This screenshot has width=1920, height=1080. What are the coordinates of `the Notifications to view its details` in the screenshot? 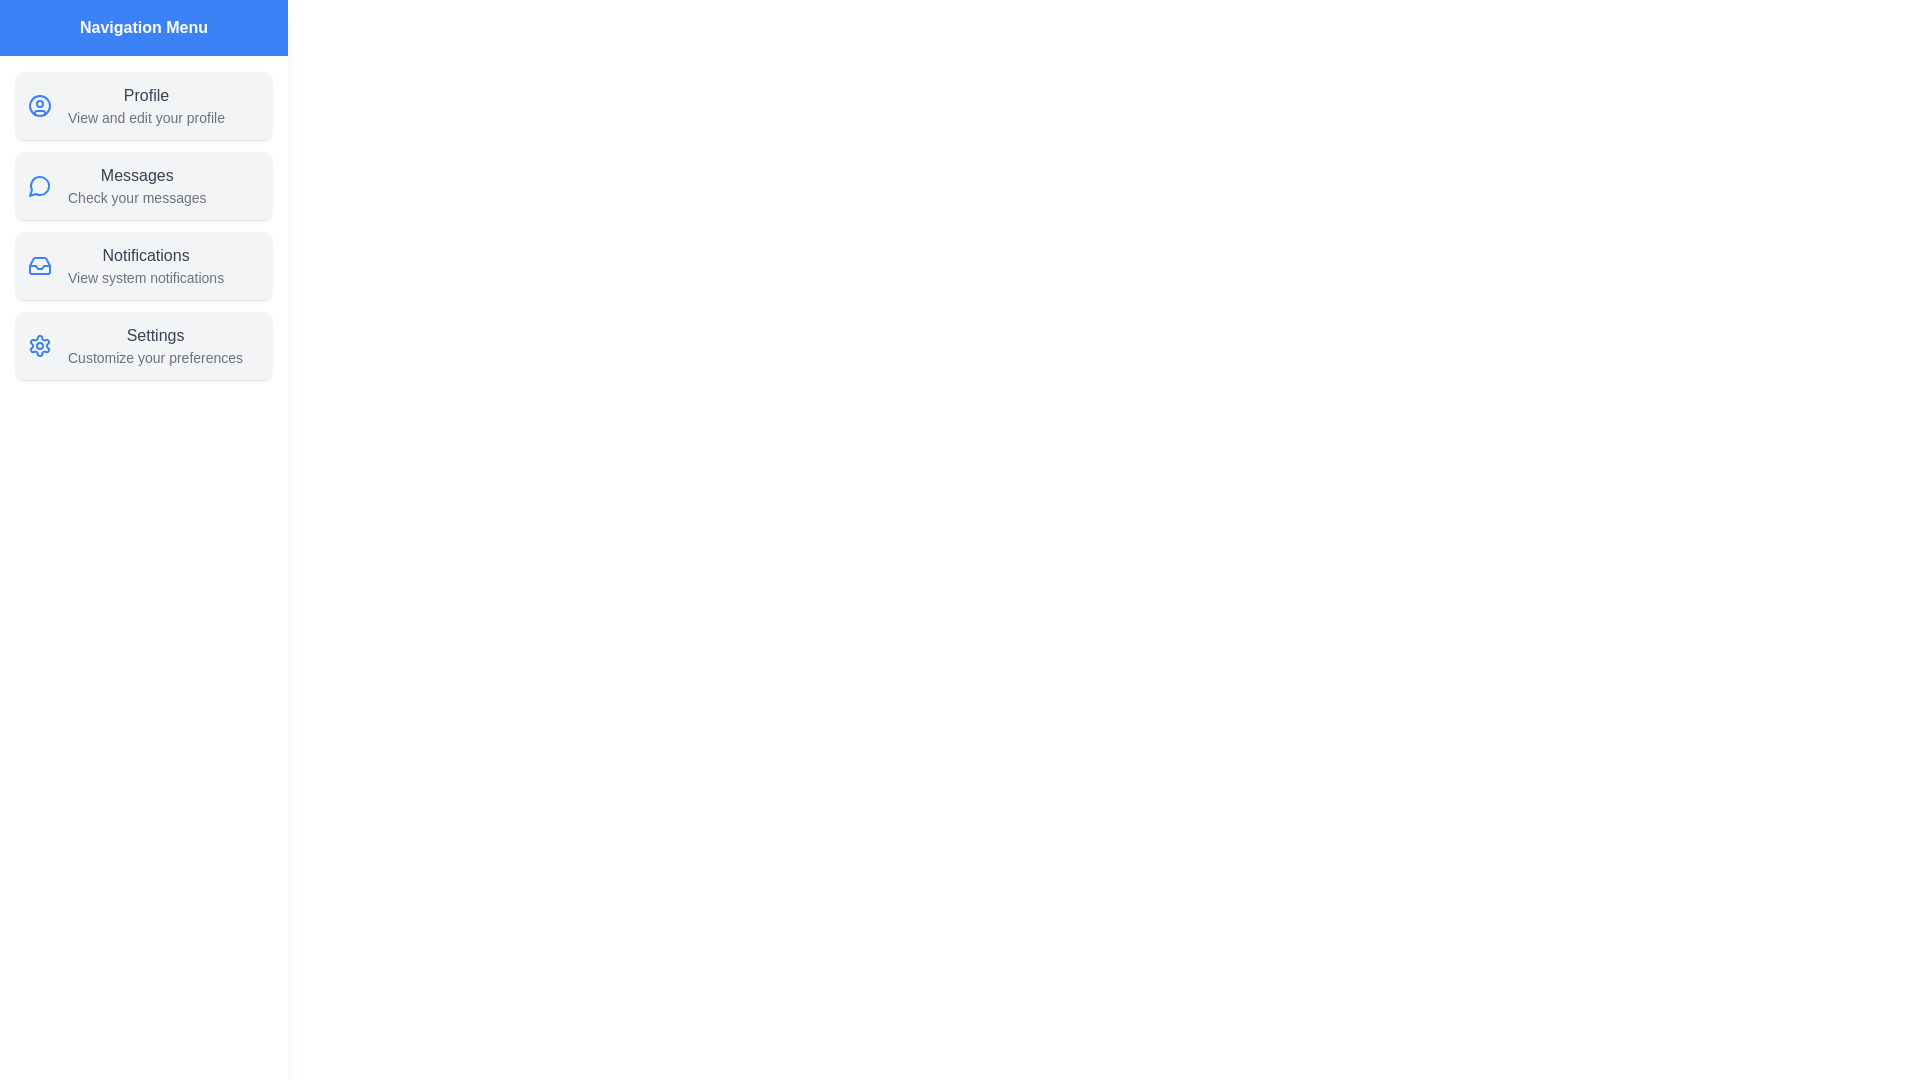 It's located at (143, 265).